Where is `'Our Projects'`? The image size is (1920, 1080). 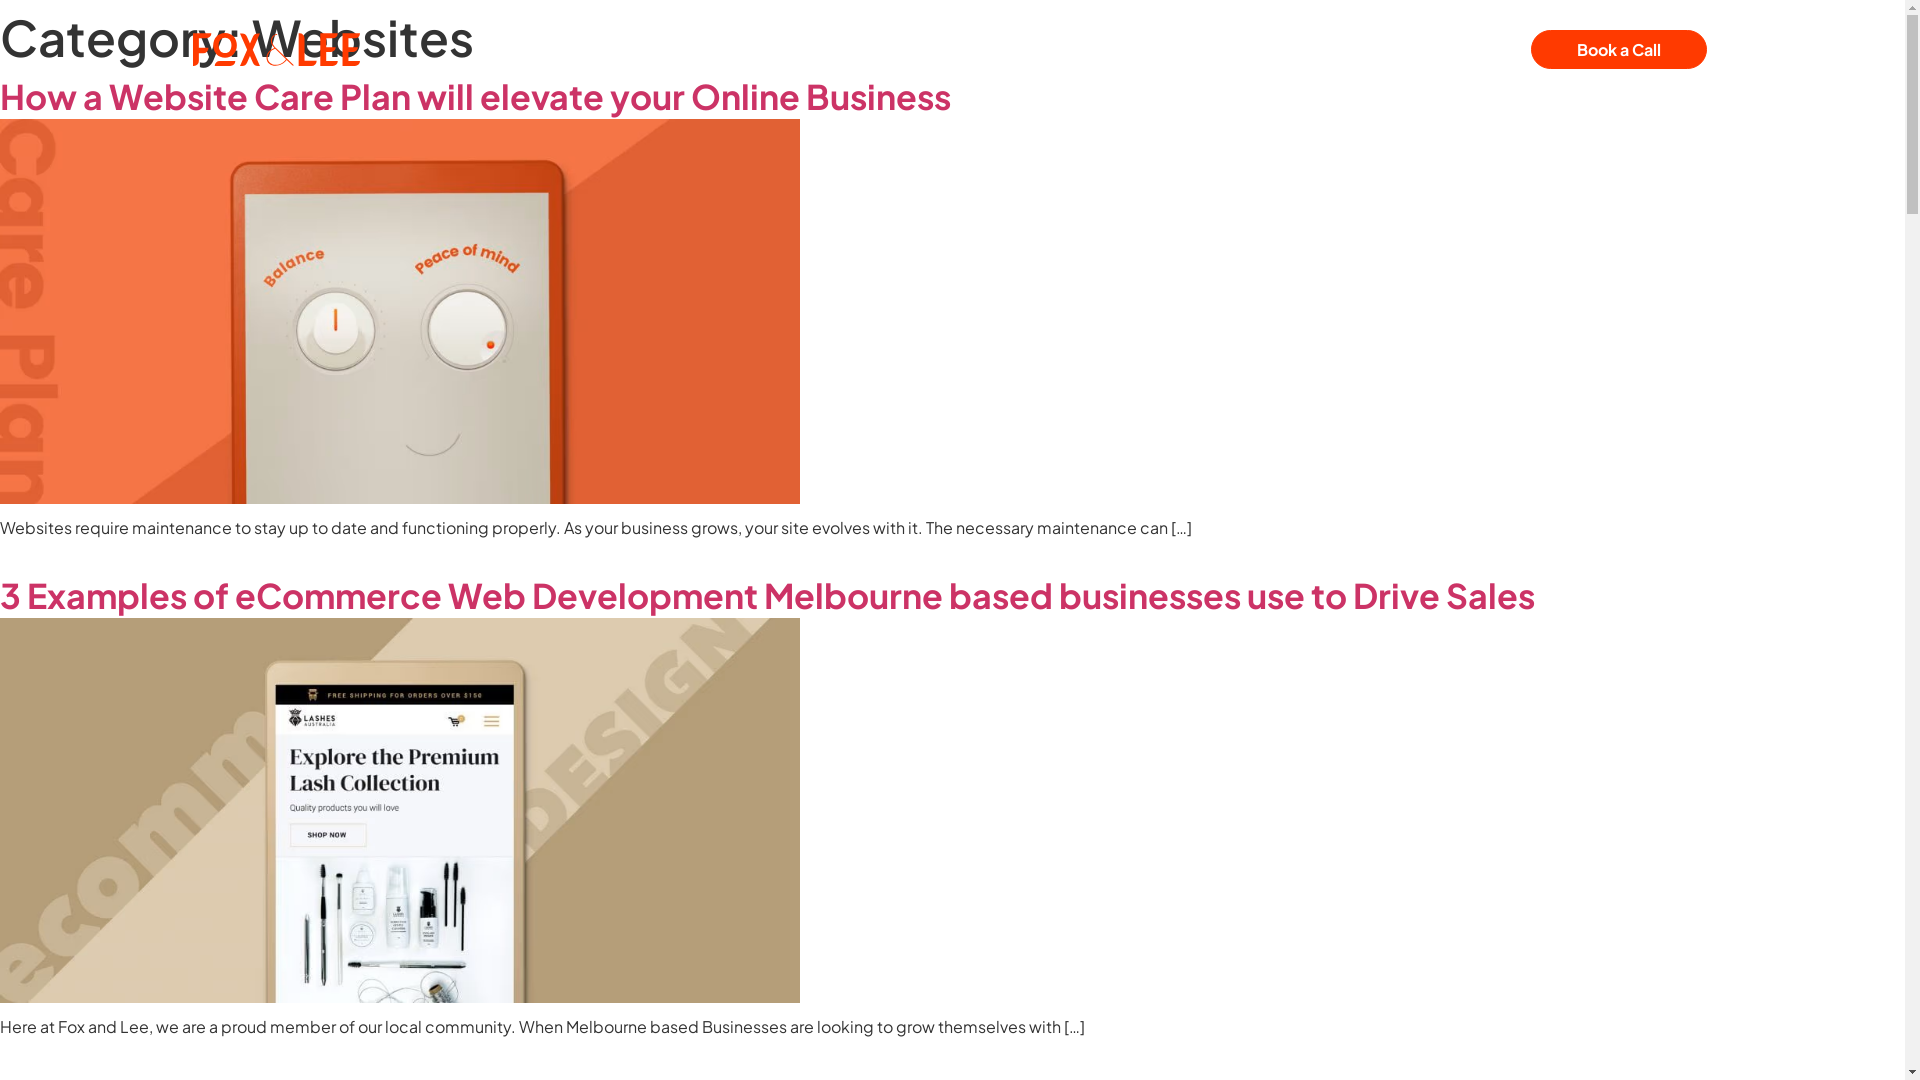 'Our Projects' is located at coordinates (804, 48).